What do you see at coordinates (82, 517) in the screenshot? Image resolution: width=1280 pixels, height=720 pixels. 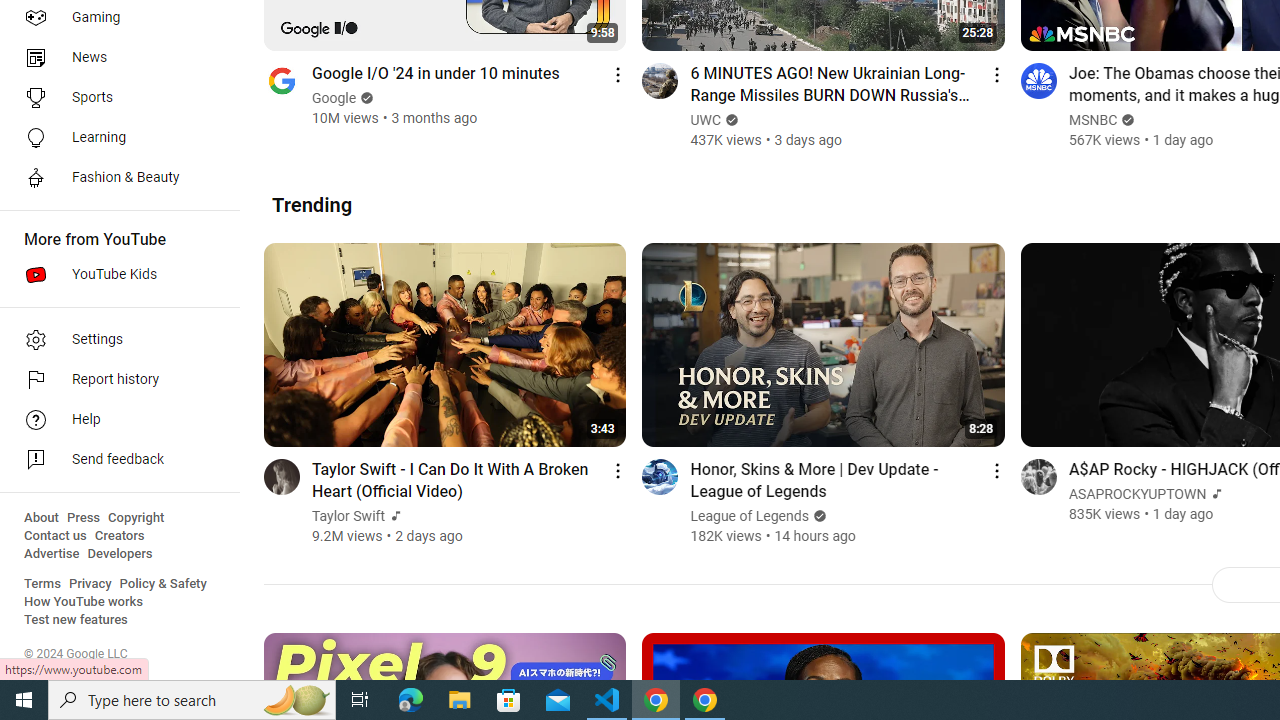 I see `'Press'` at bounding box center [82, 517].